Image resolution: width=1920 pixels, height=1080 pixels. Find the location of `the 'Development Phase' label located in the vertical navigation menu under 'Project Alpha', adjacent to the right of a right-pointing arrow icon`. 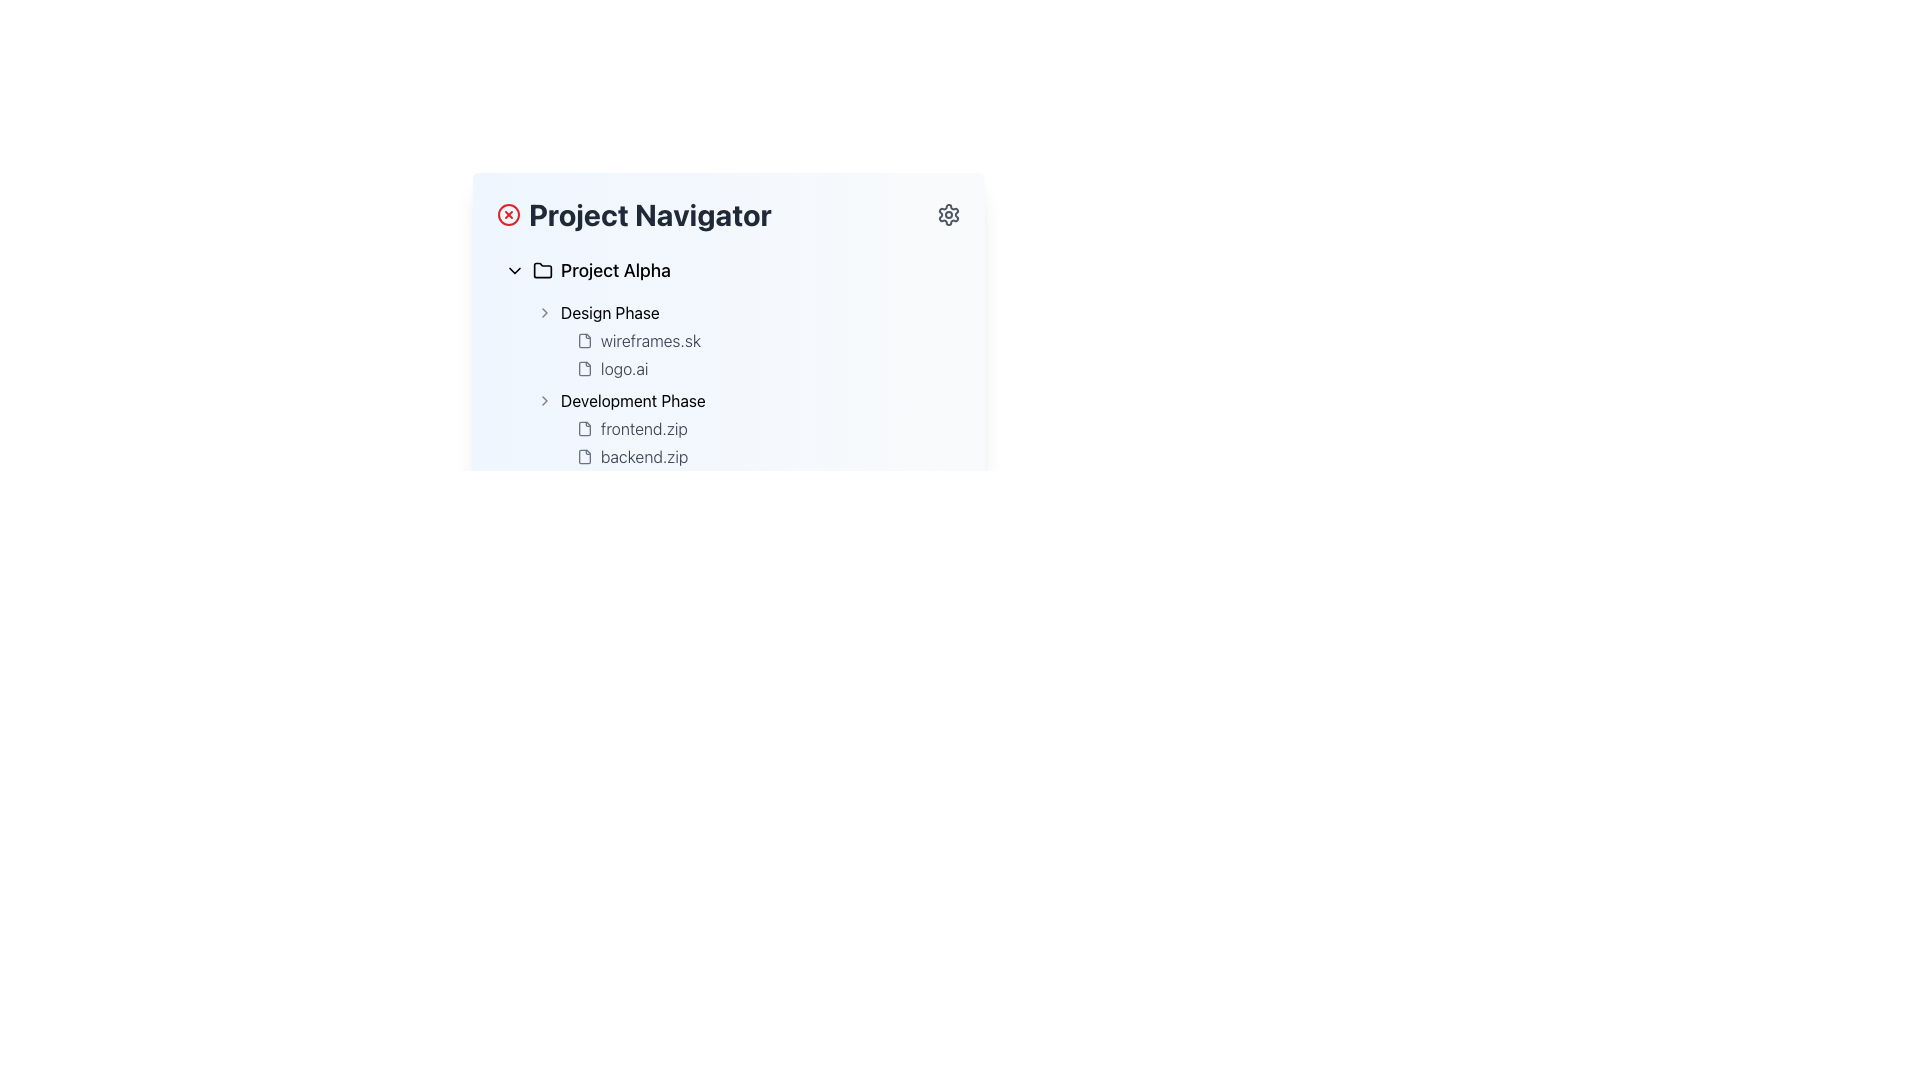

the 'Development Phase' label located in the vertical navigation menu under 'Project Alpha', adjacent to the right of a right-pointing arrow icon is located at coordinates (632, 401).